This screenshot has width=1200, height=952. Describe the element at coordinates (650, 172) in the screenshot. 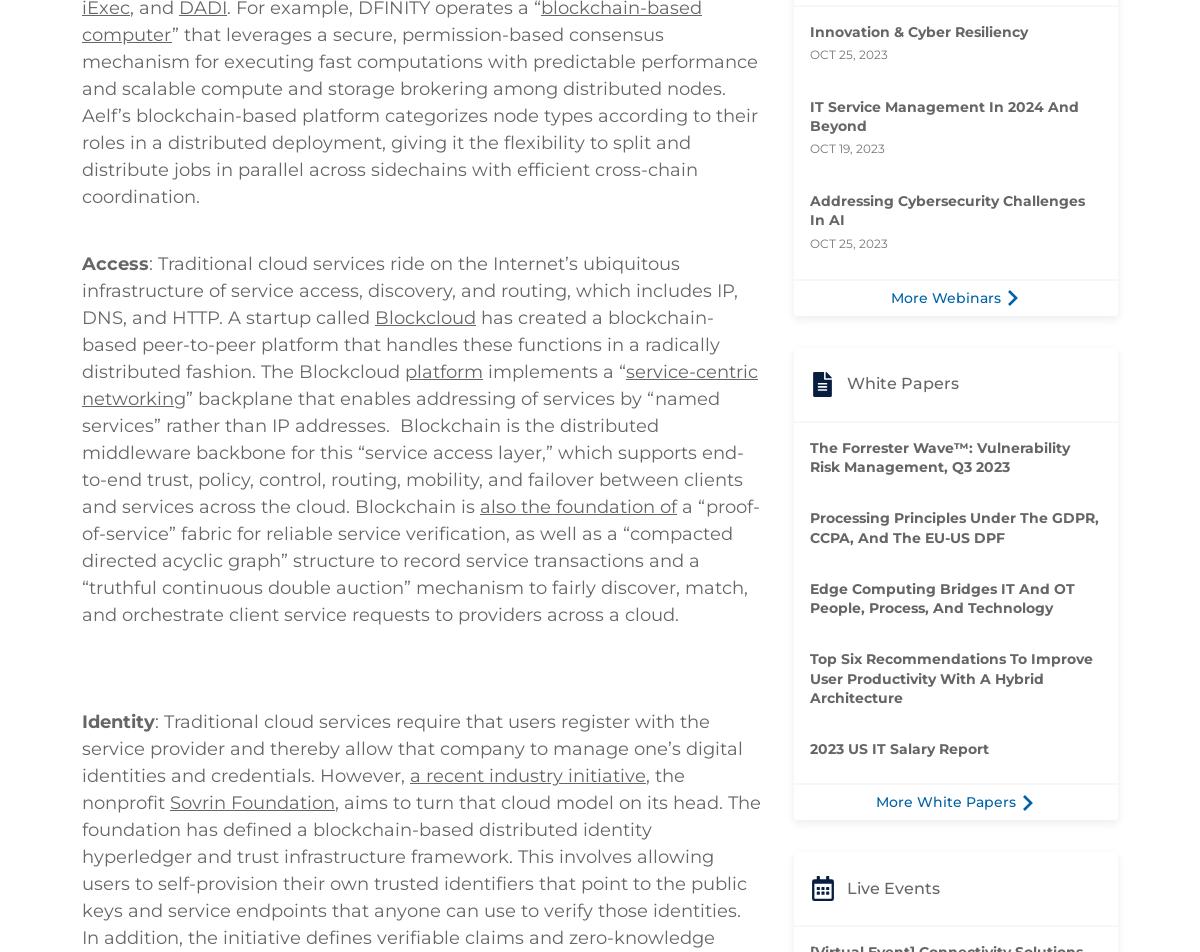

I see `'DFINITY'` at that location.